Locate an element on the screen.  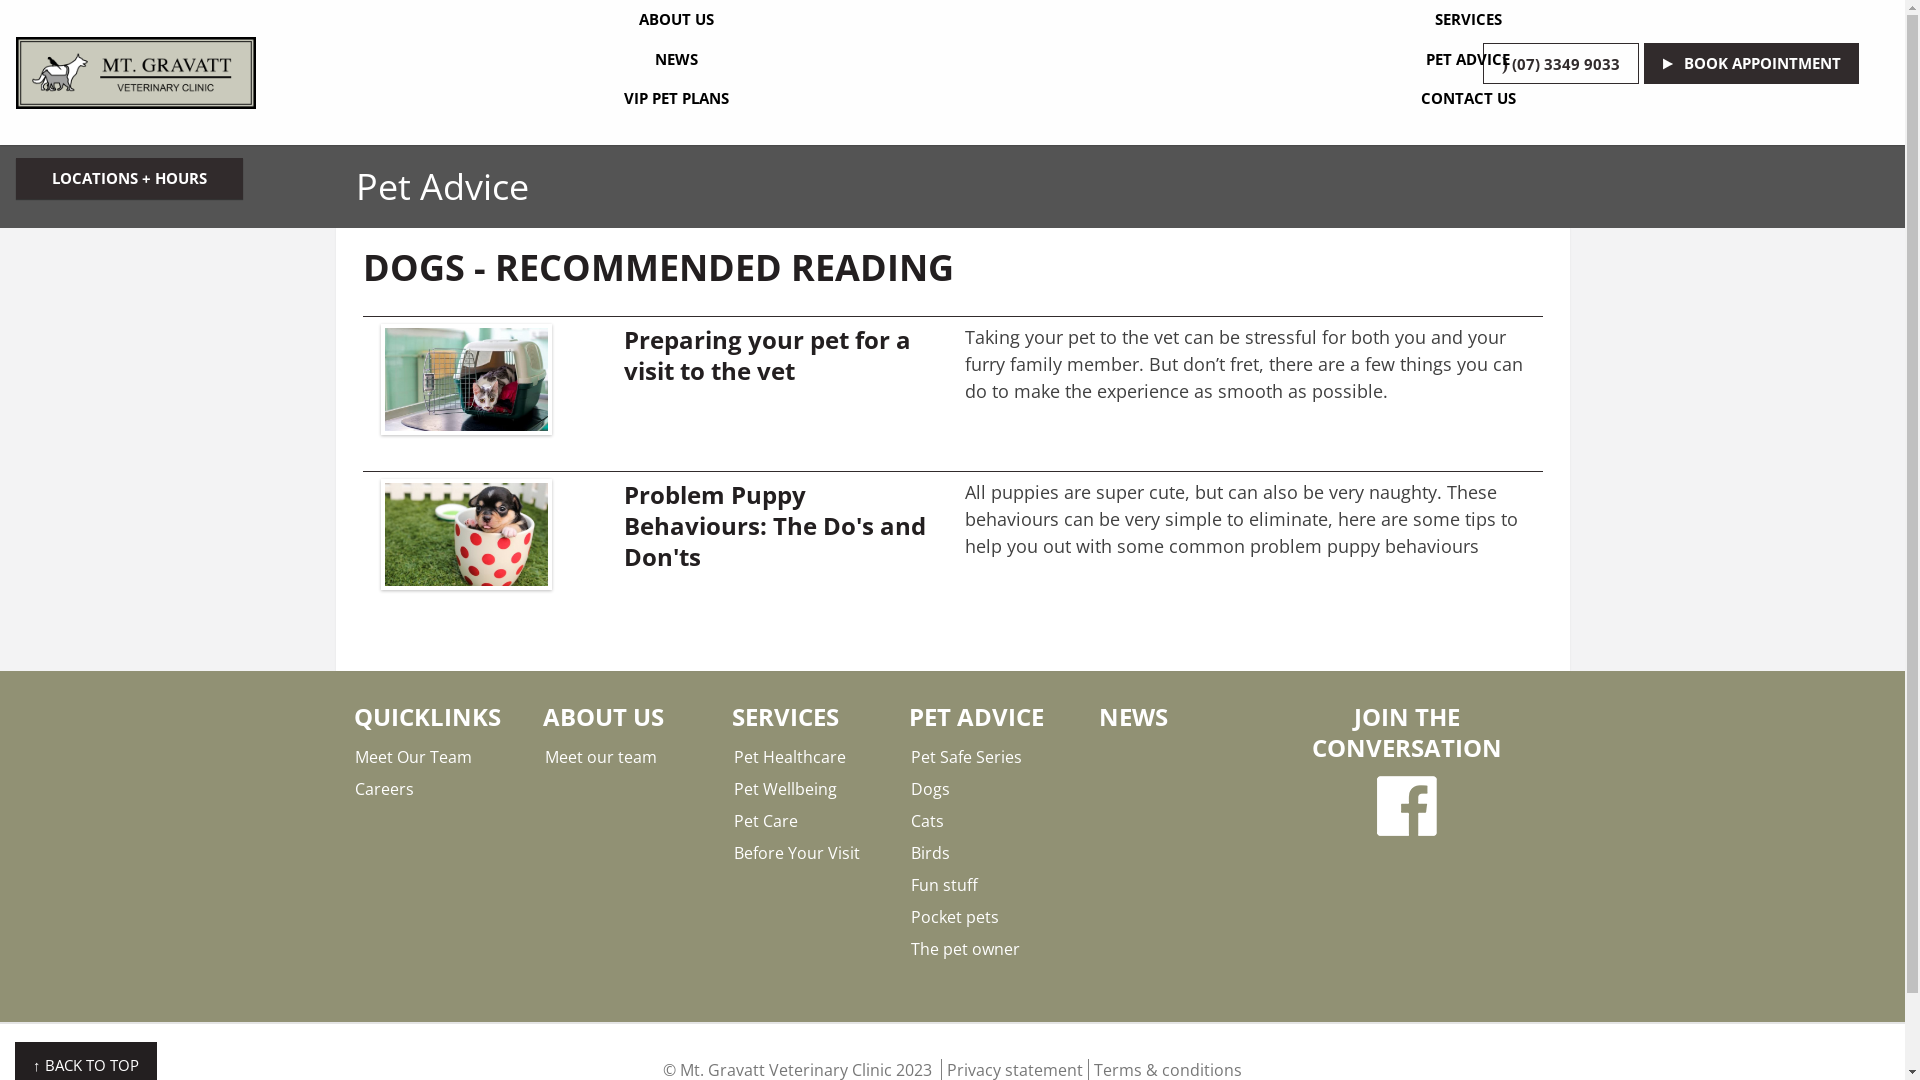
'NEWS' is located at coordinates (676, 59).